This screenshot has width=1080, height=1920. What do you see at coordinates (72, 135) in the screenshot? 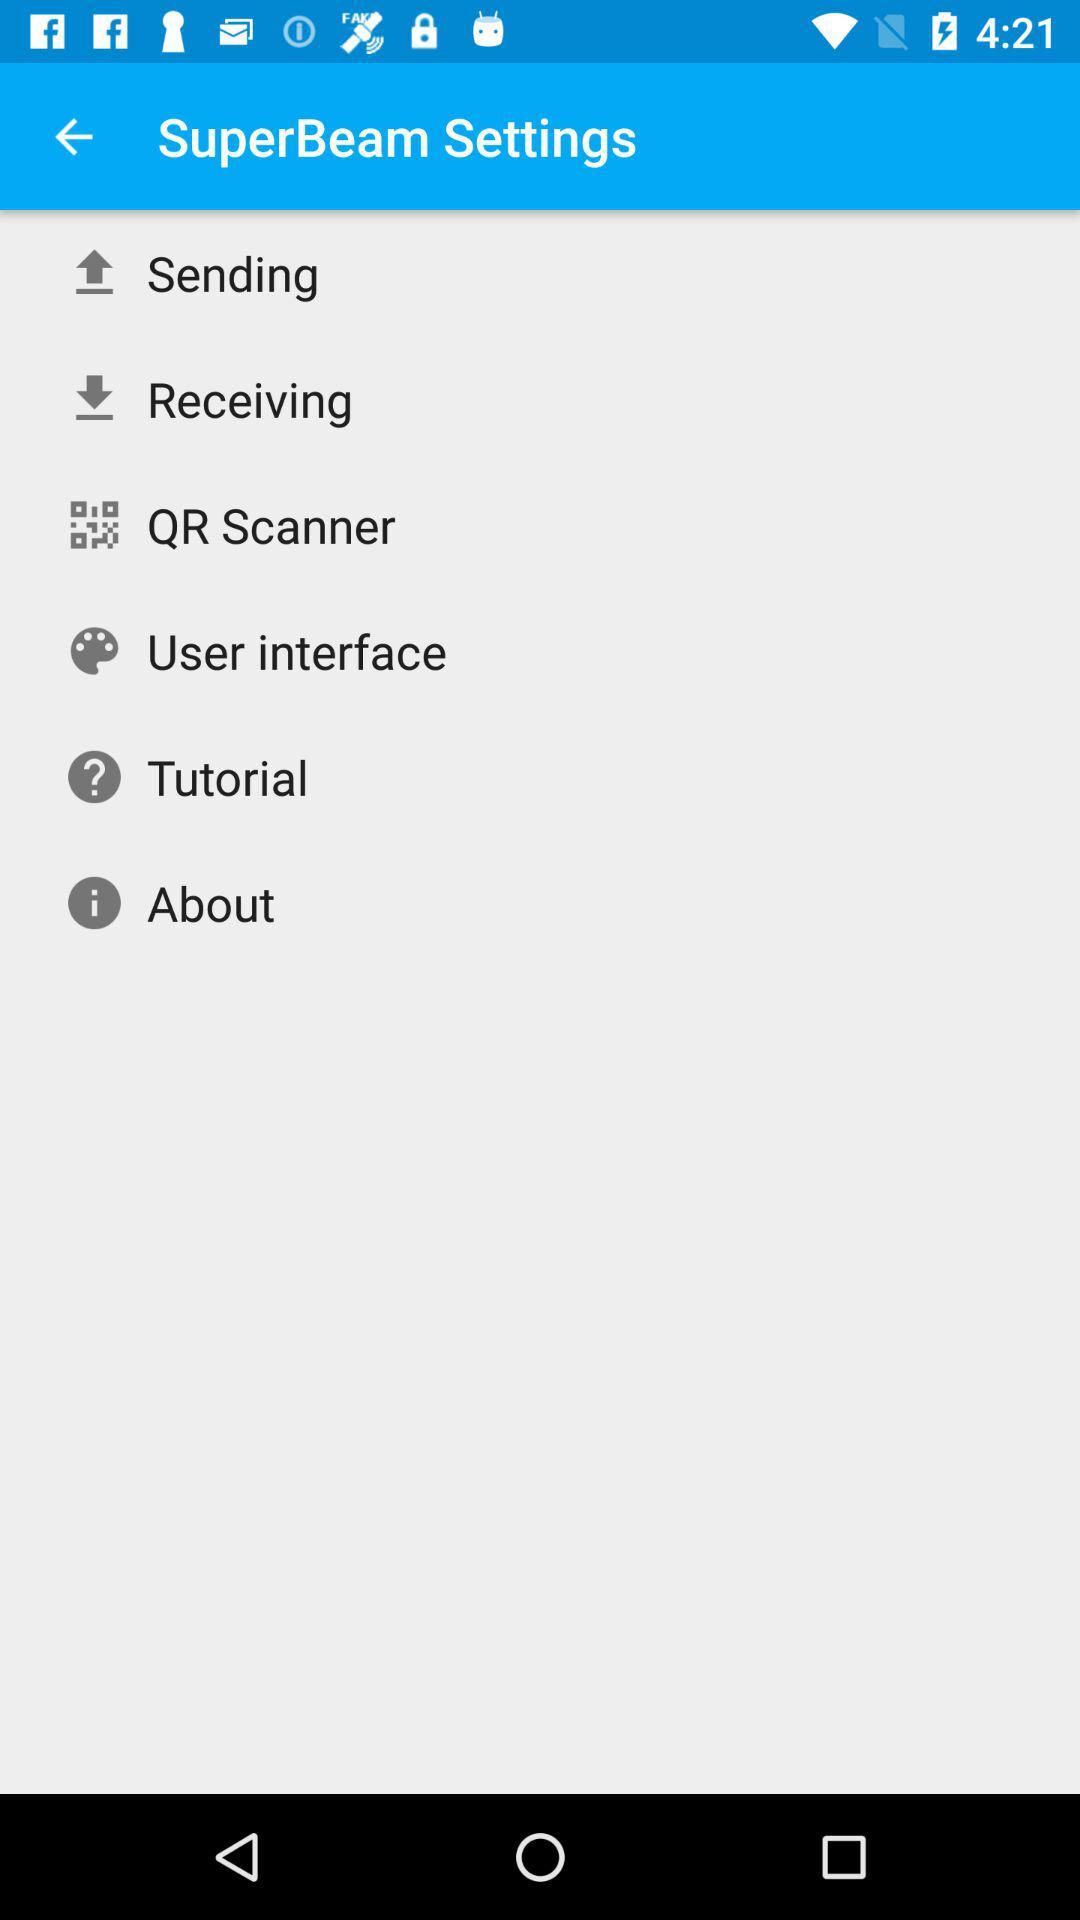
I see `the item above the sending icon` at bounding box center [72, 135].